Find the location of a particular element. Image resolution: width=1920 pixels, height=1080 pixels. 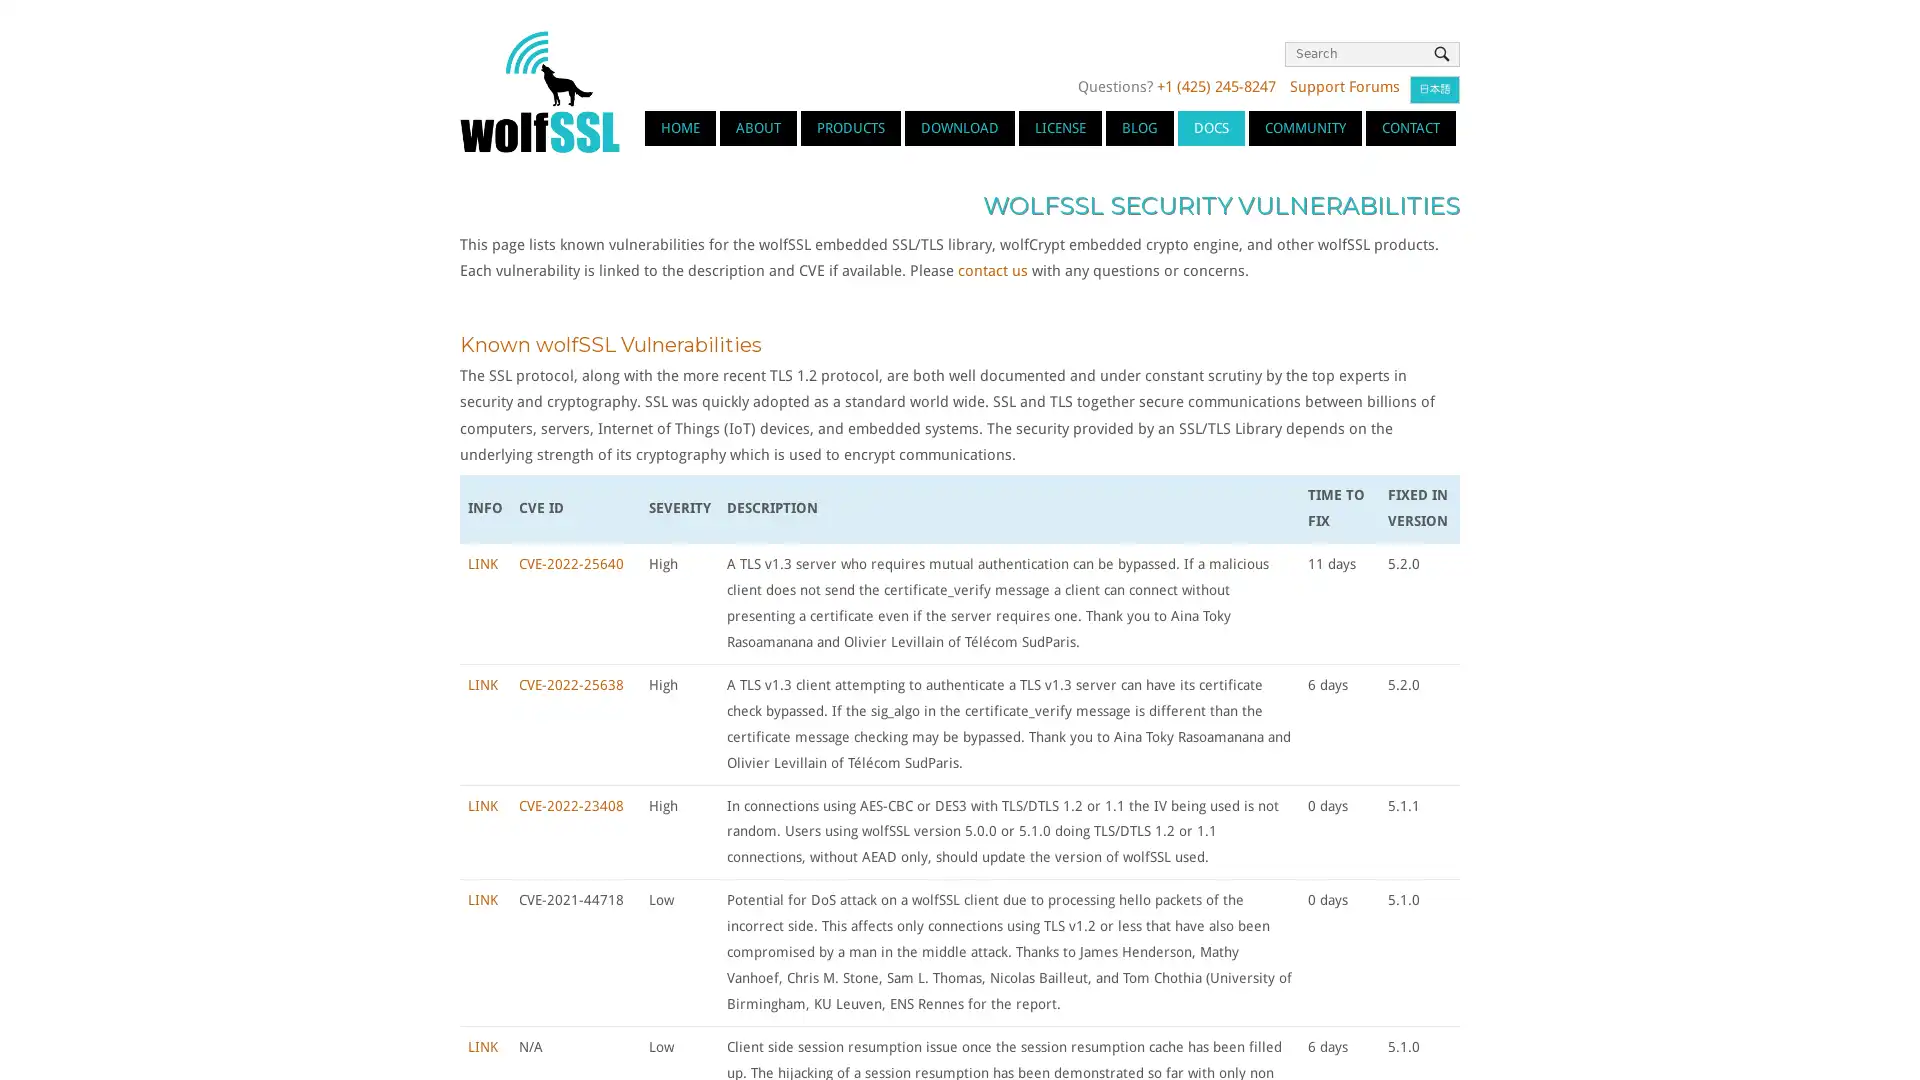

Search is located at coordinates (1441, 53).